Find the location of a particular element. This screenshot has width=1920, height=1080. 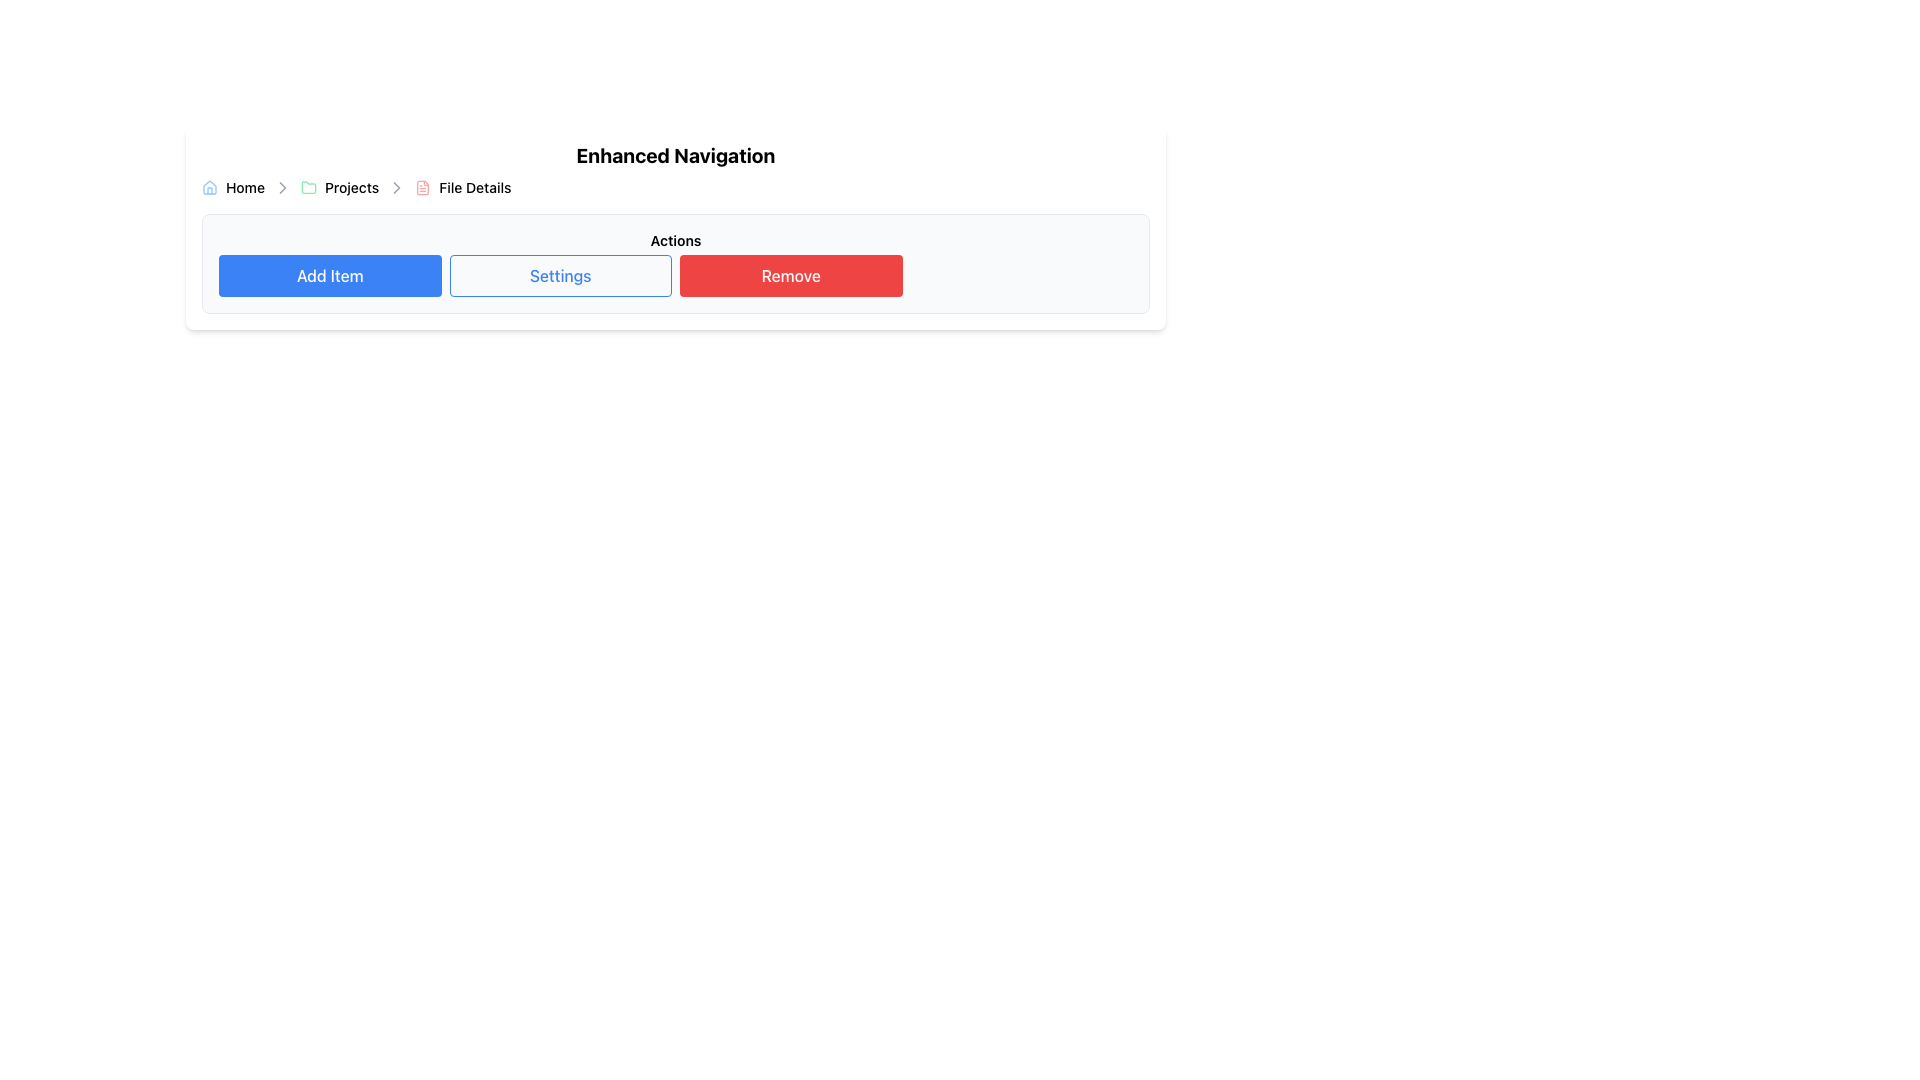

the icon representing the 'Projects' breadcrumb item is located at coordinates (307, 188).